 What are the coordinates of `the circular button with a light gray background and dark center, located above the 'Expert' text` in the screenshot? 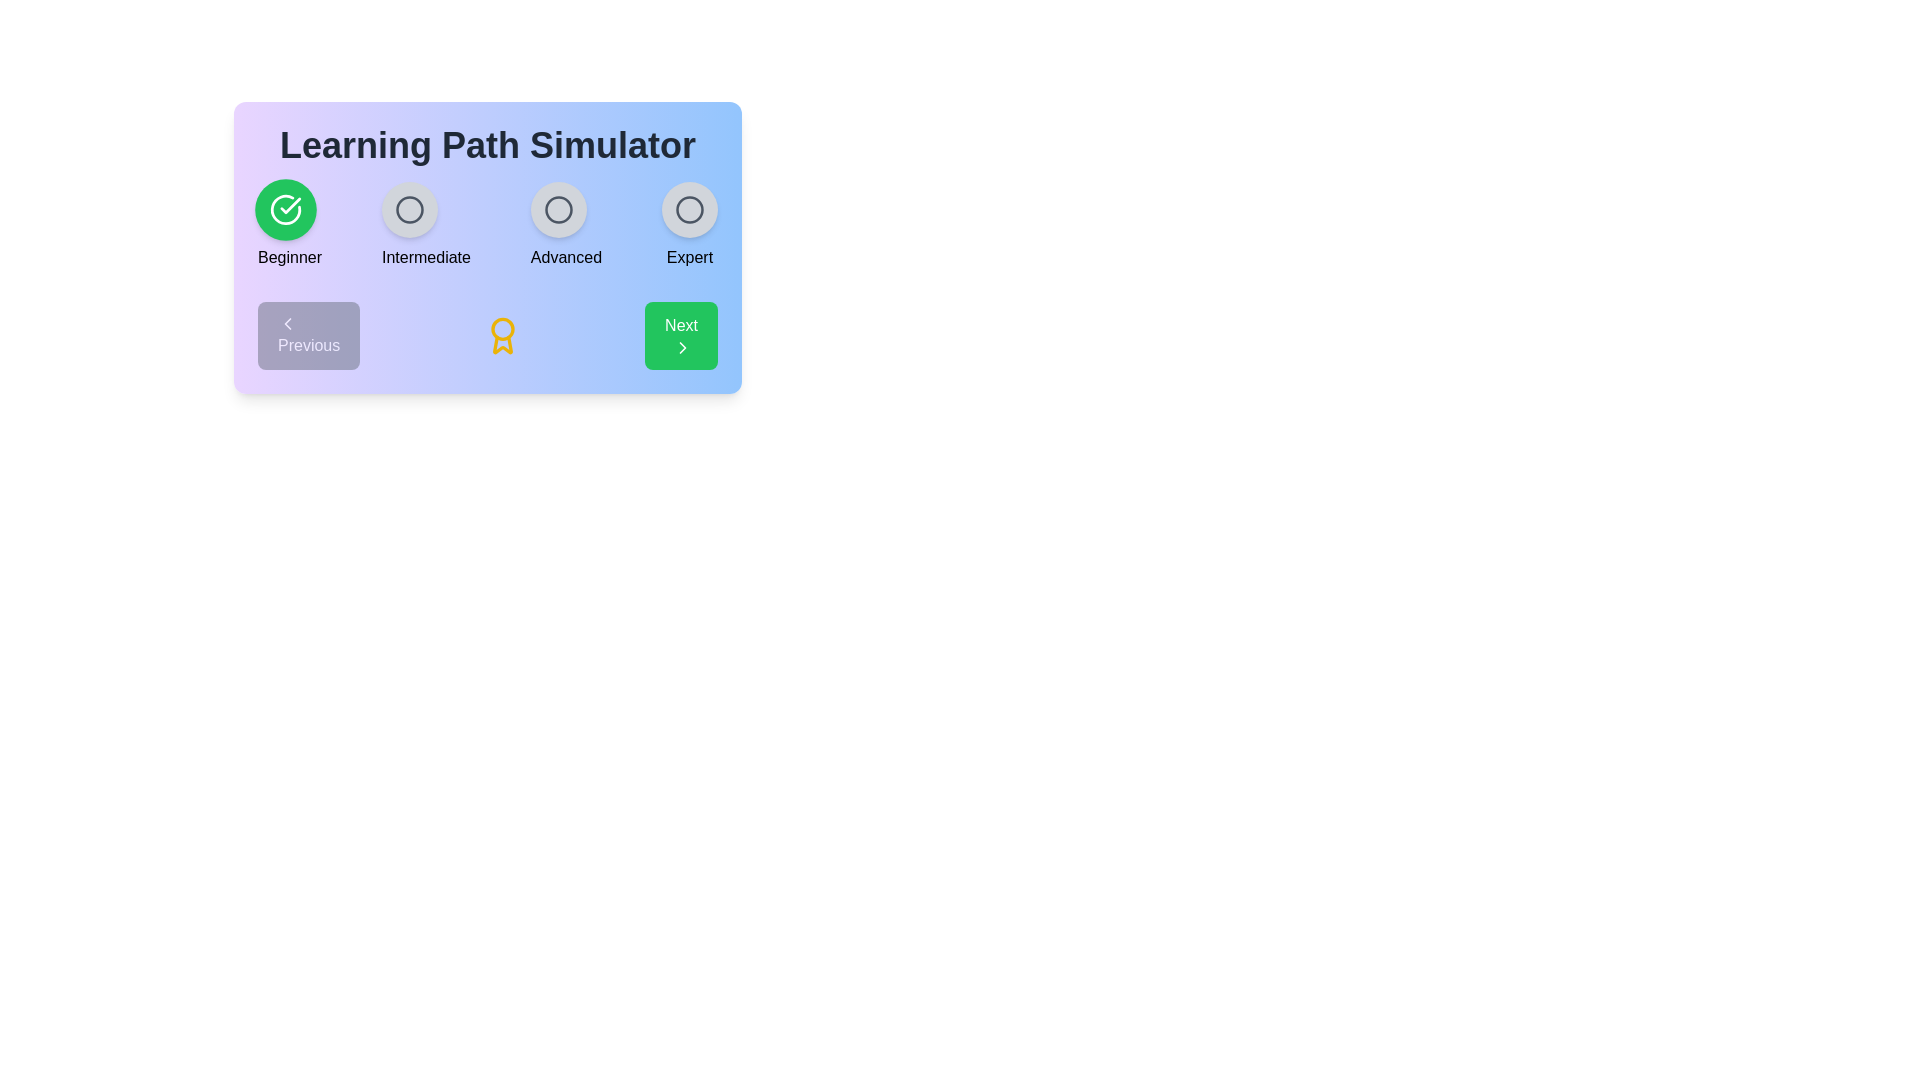 It's located at (690, 209).